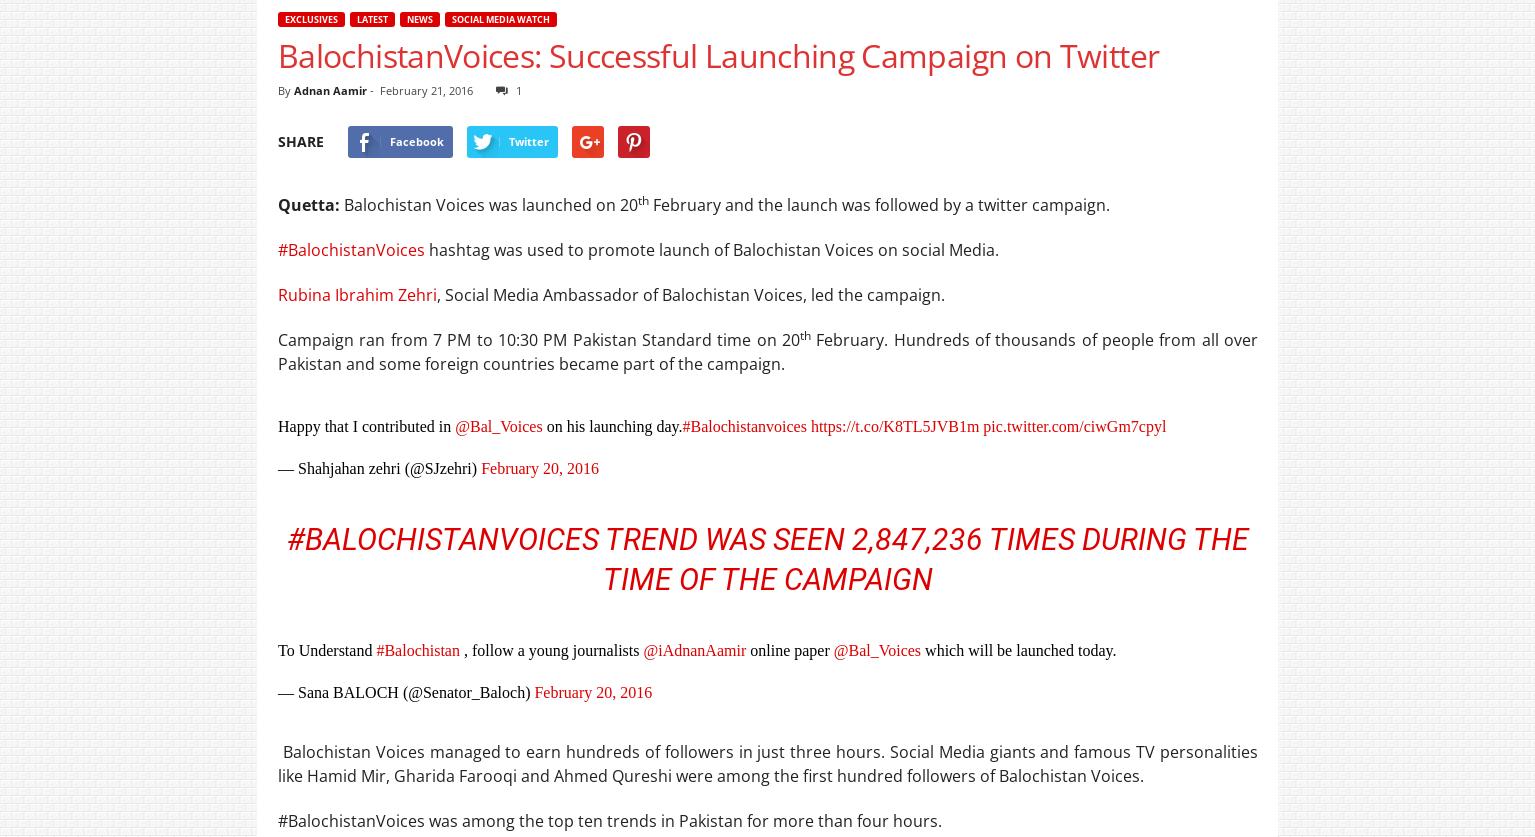  I want to click on '— Sana BALOCH (@Senator_Baloch)', so click(406, 692).